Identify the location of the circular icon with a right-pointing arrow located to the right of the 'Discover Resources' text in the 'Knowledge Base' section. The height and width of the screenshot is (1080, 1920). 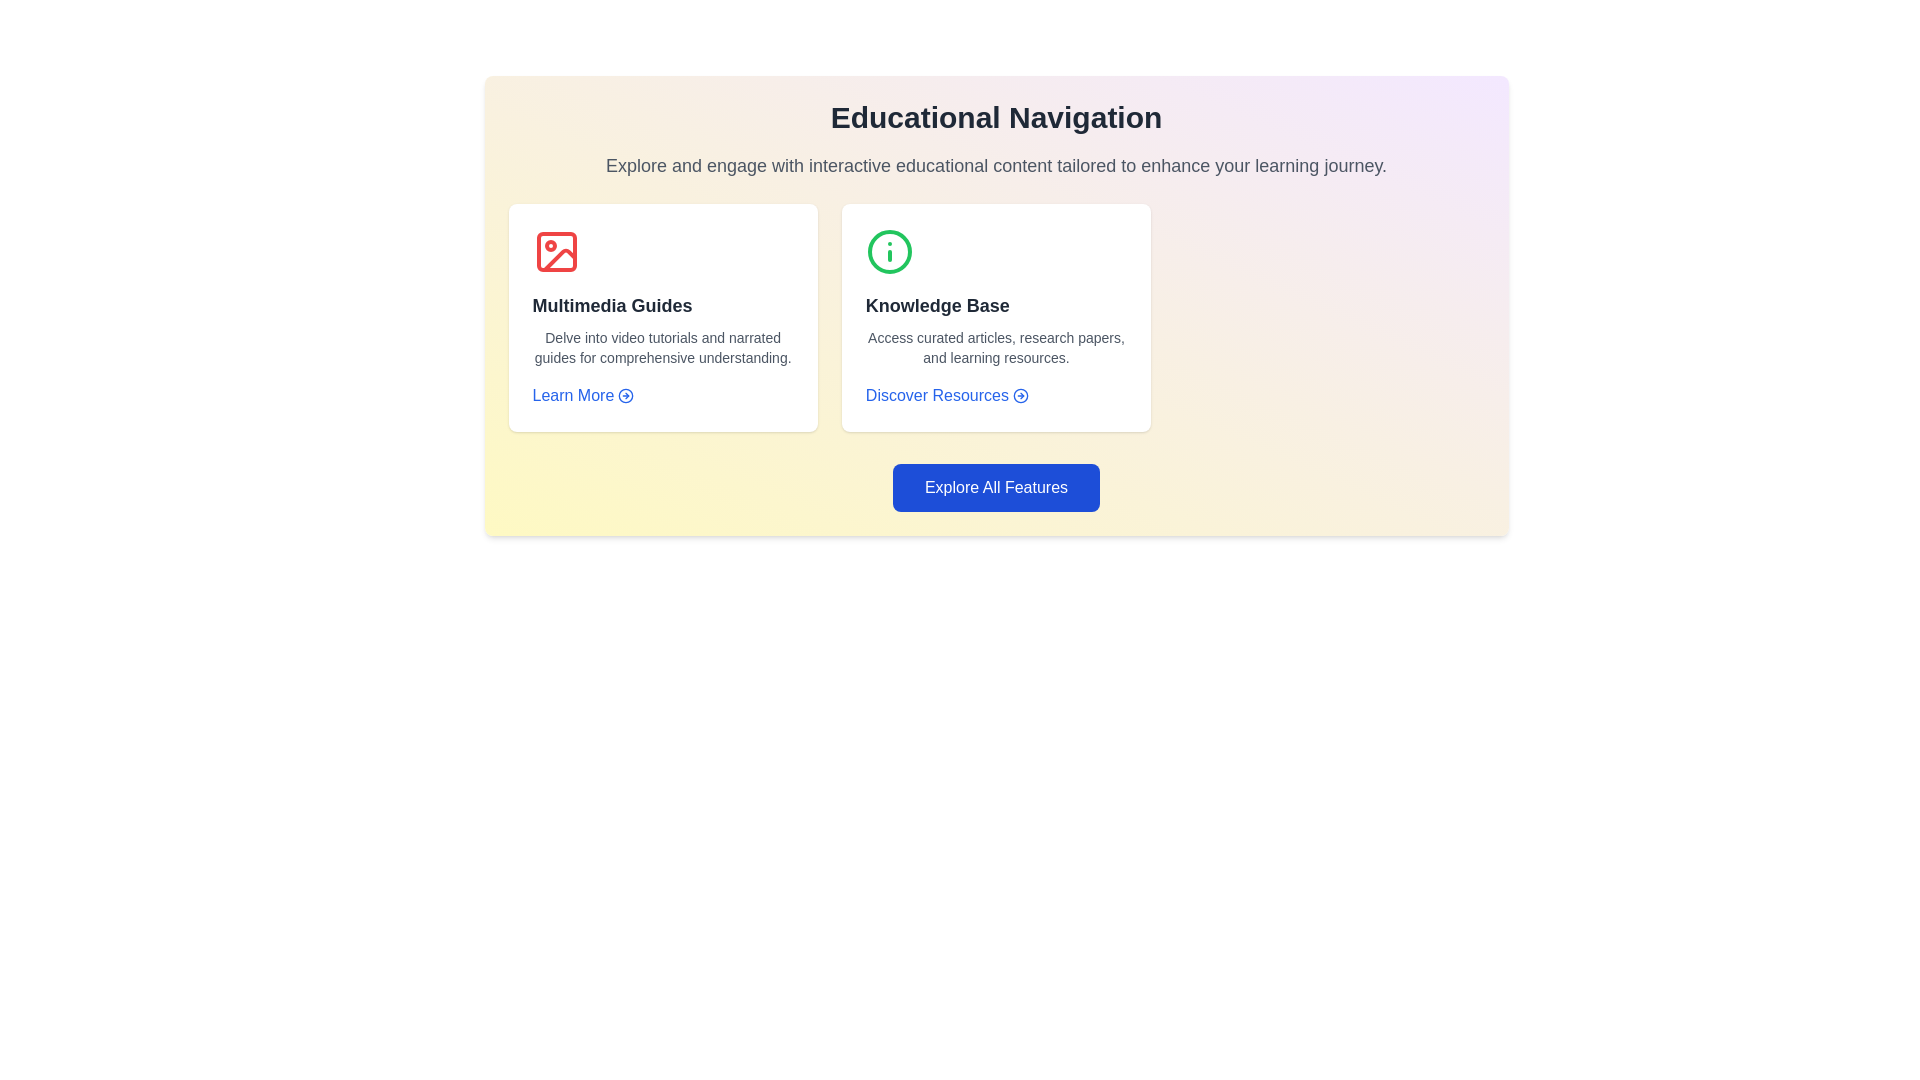
(1021, 396).